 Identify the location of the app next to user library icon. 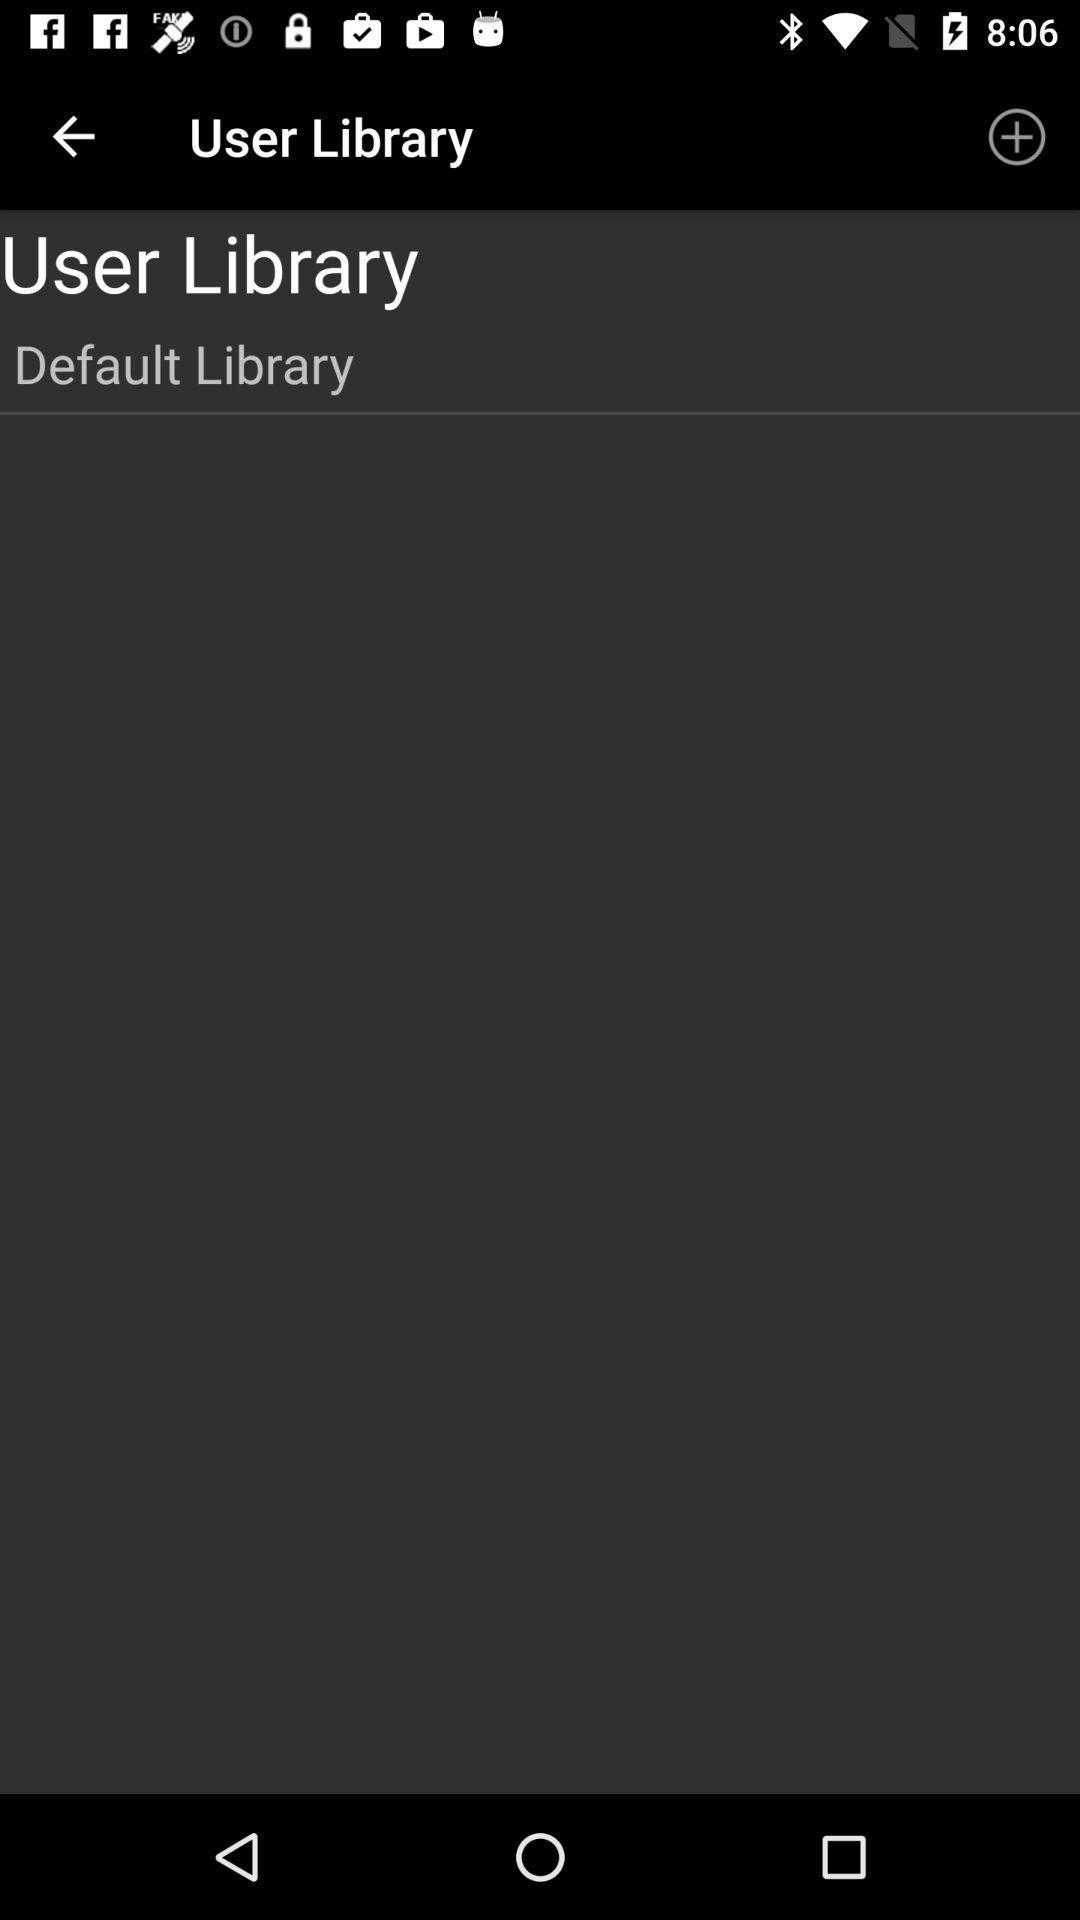
(1017, 135).